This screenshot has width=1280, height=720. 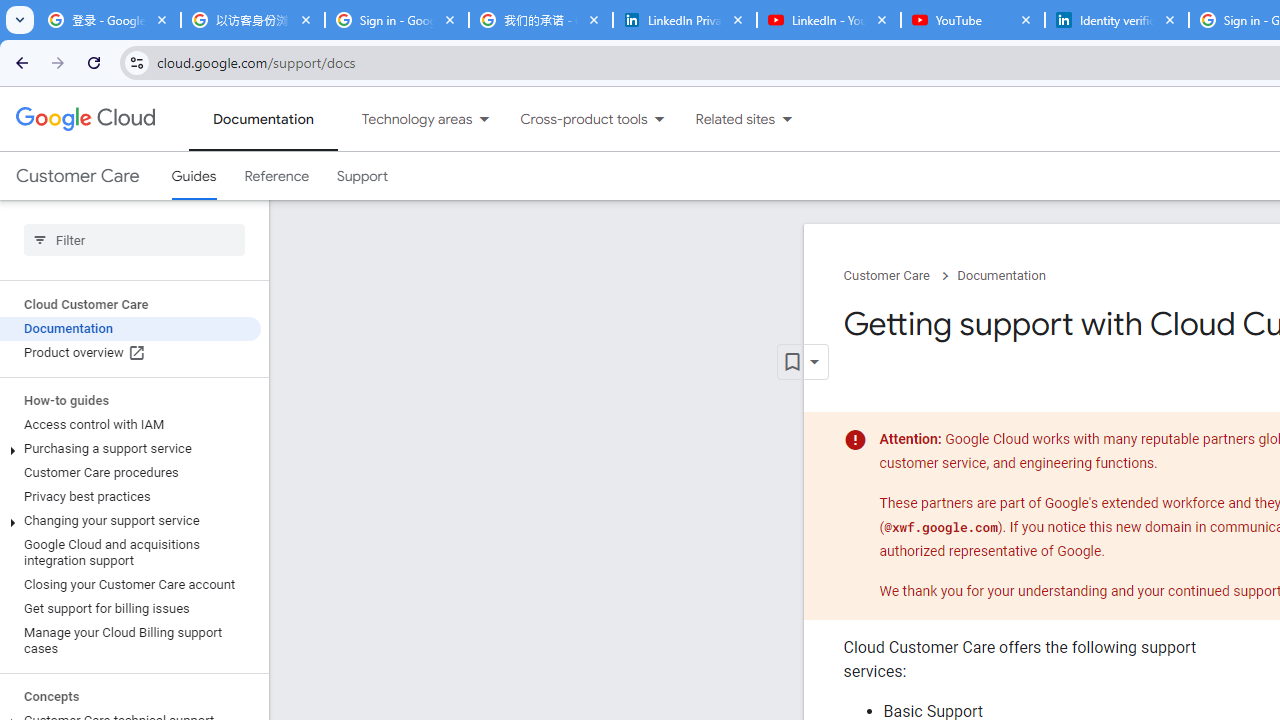 What do you see at coordinates (135, 61) in the screenshot?
I see `'View site information'` at bounding box center [135, 61].